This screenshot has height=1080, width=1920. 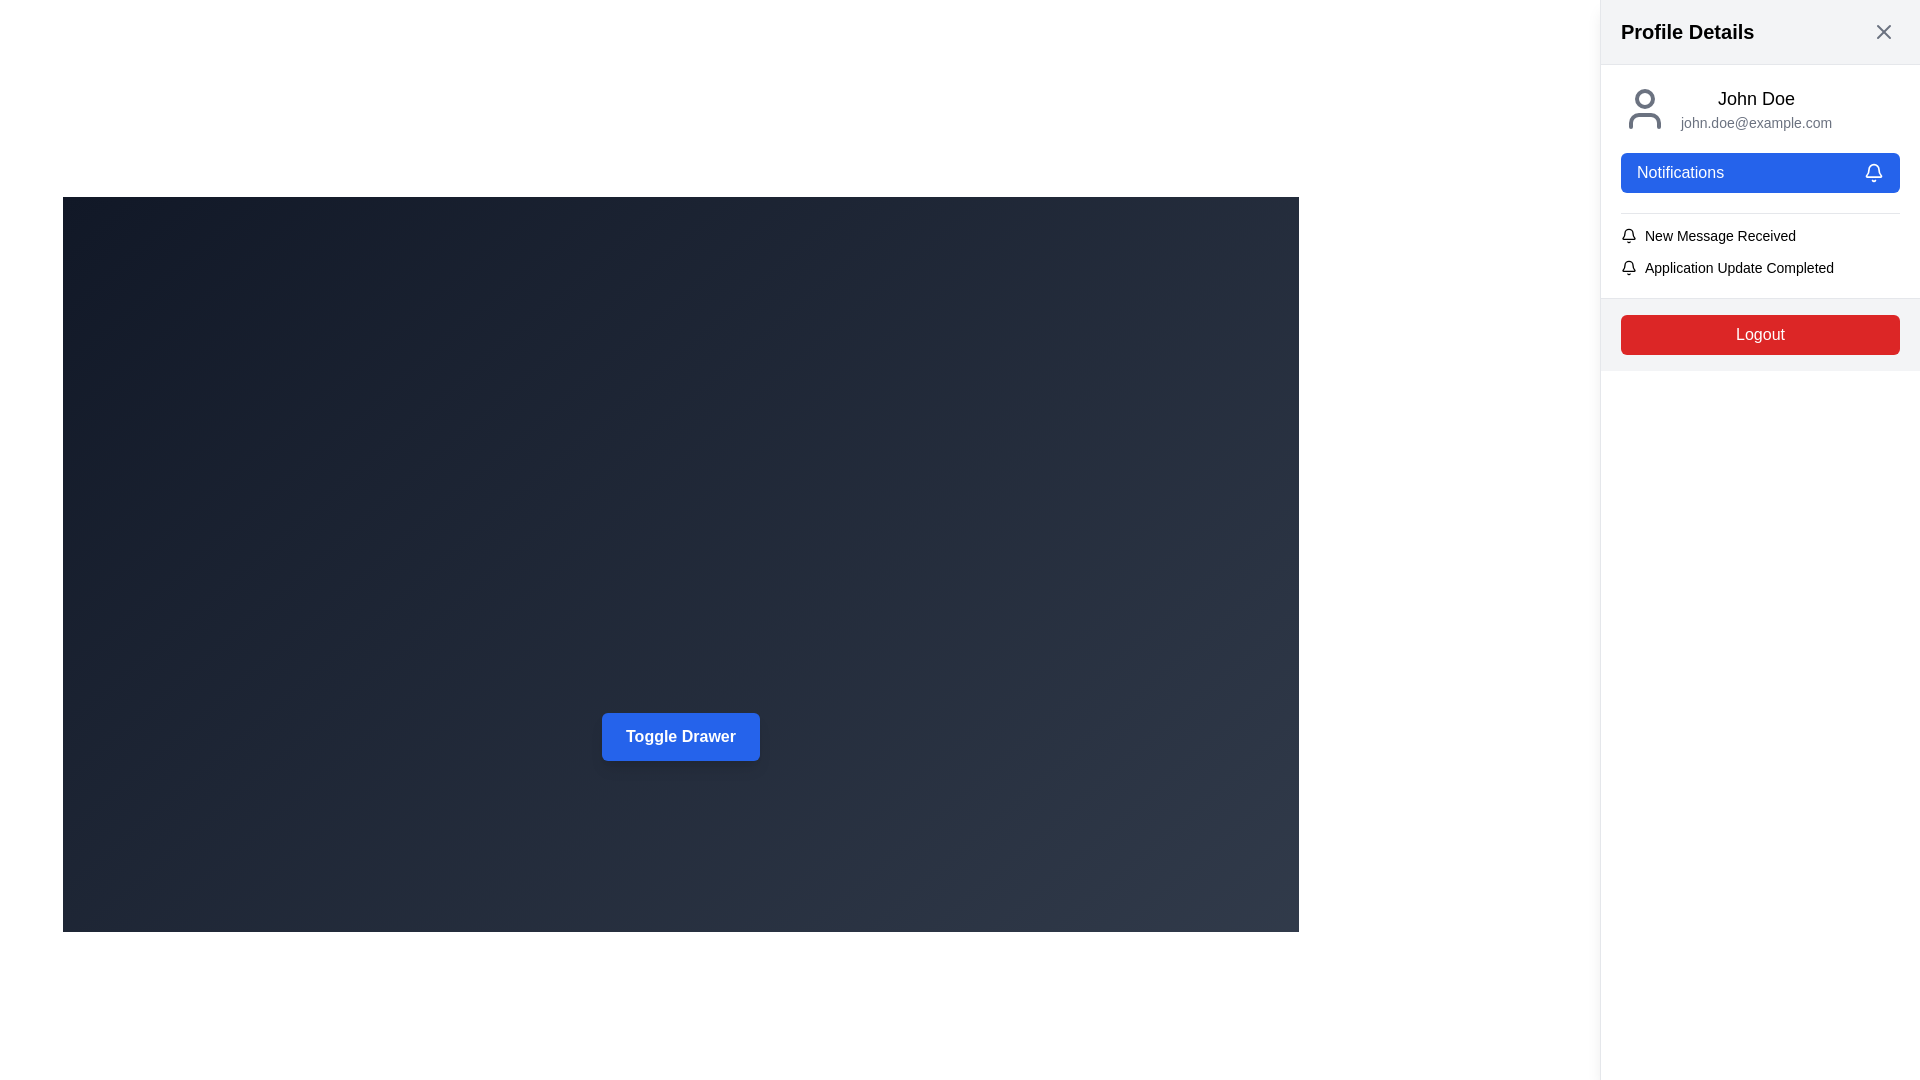 I want to click on the Profile Information Section, which displays the user's name and email address, located at the top of the Profile Details panel in the side panel, so click(x=1760, y=108).